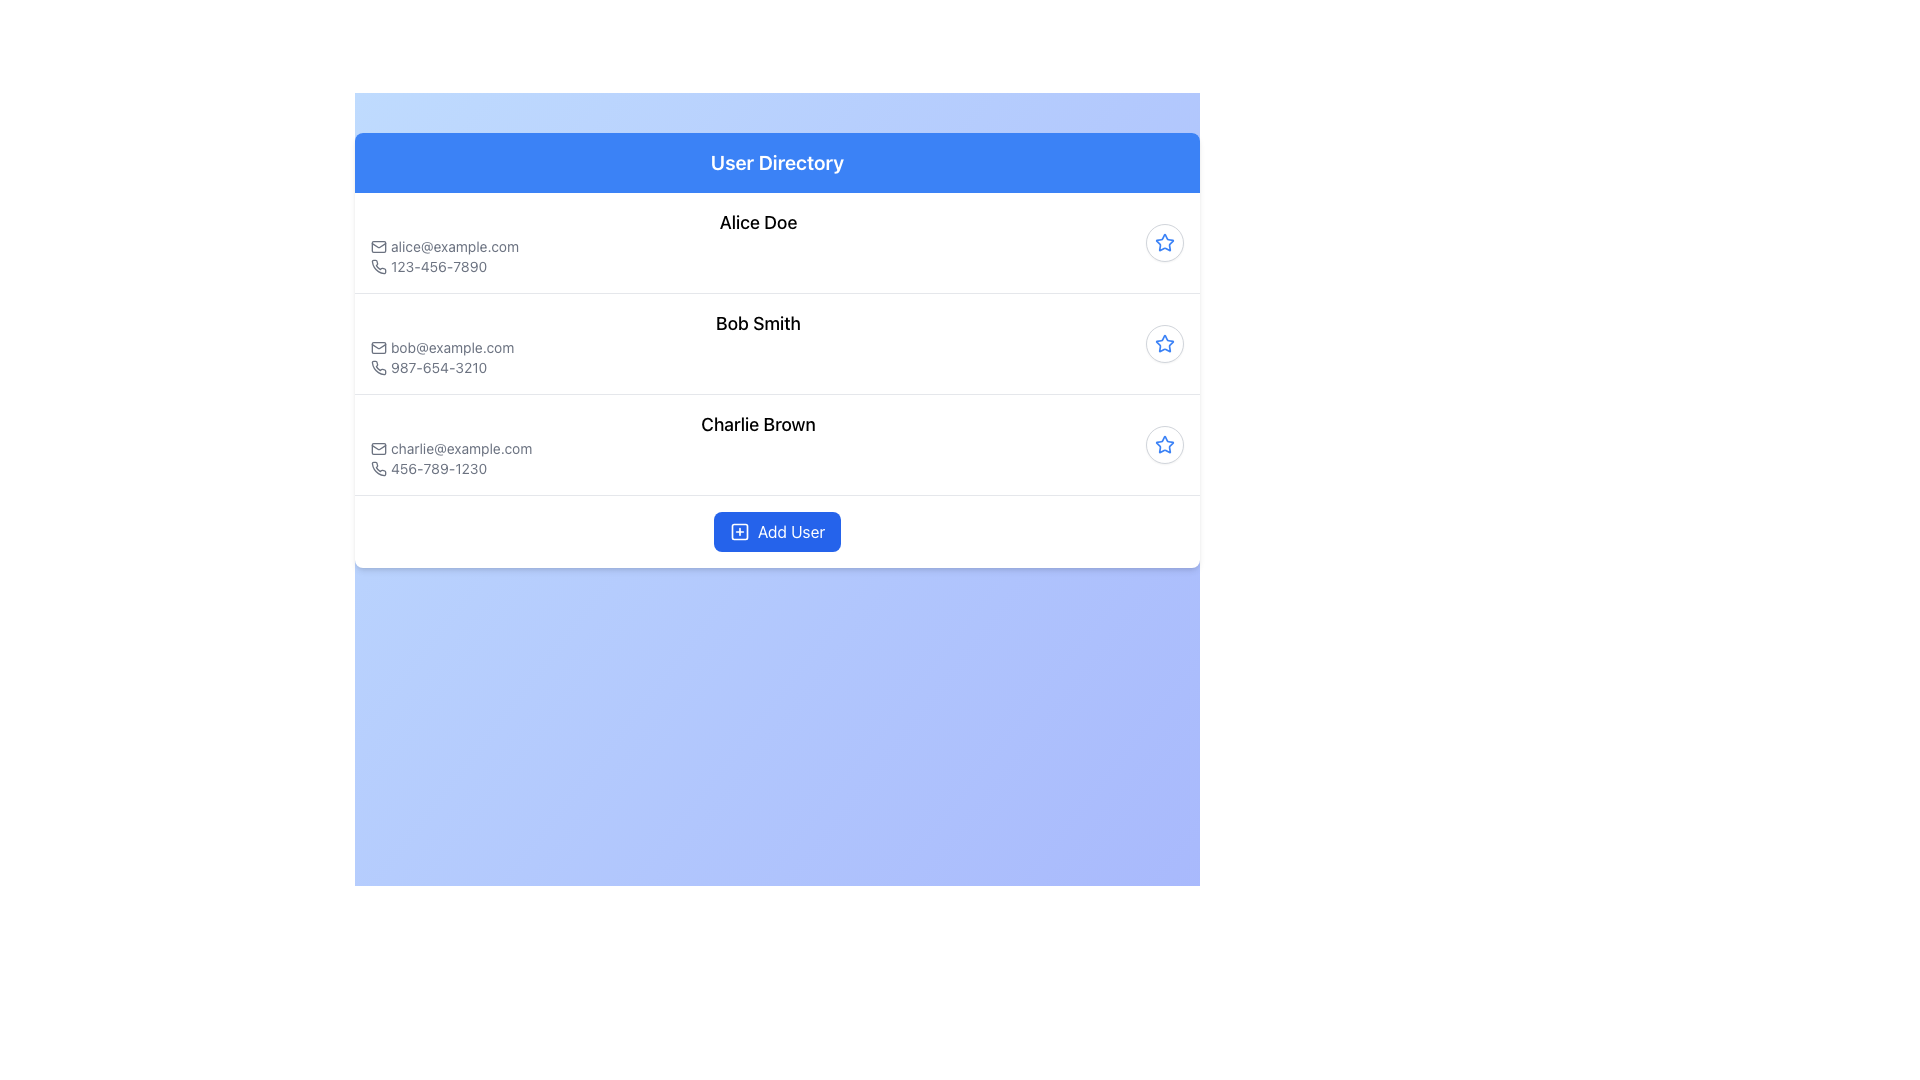 The image size is (1920, 1080). What do you see at coordinates (757, 223) in the screenshot?
I see `the Text display header that shows 'Alice Doe', which is styled with a large bold font and serves as the title for the user information` at bounding box center [757, 223].